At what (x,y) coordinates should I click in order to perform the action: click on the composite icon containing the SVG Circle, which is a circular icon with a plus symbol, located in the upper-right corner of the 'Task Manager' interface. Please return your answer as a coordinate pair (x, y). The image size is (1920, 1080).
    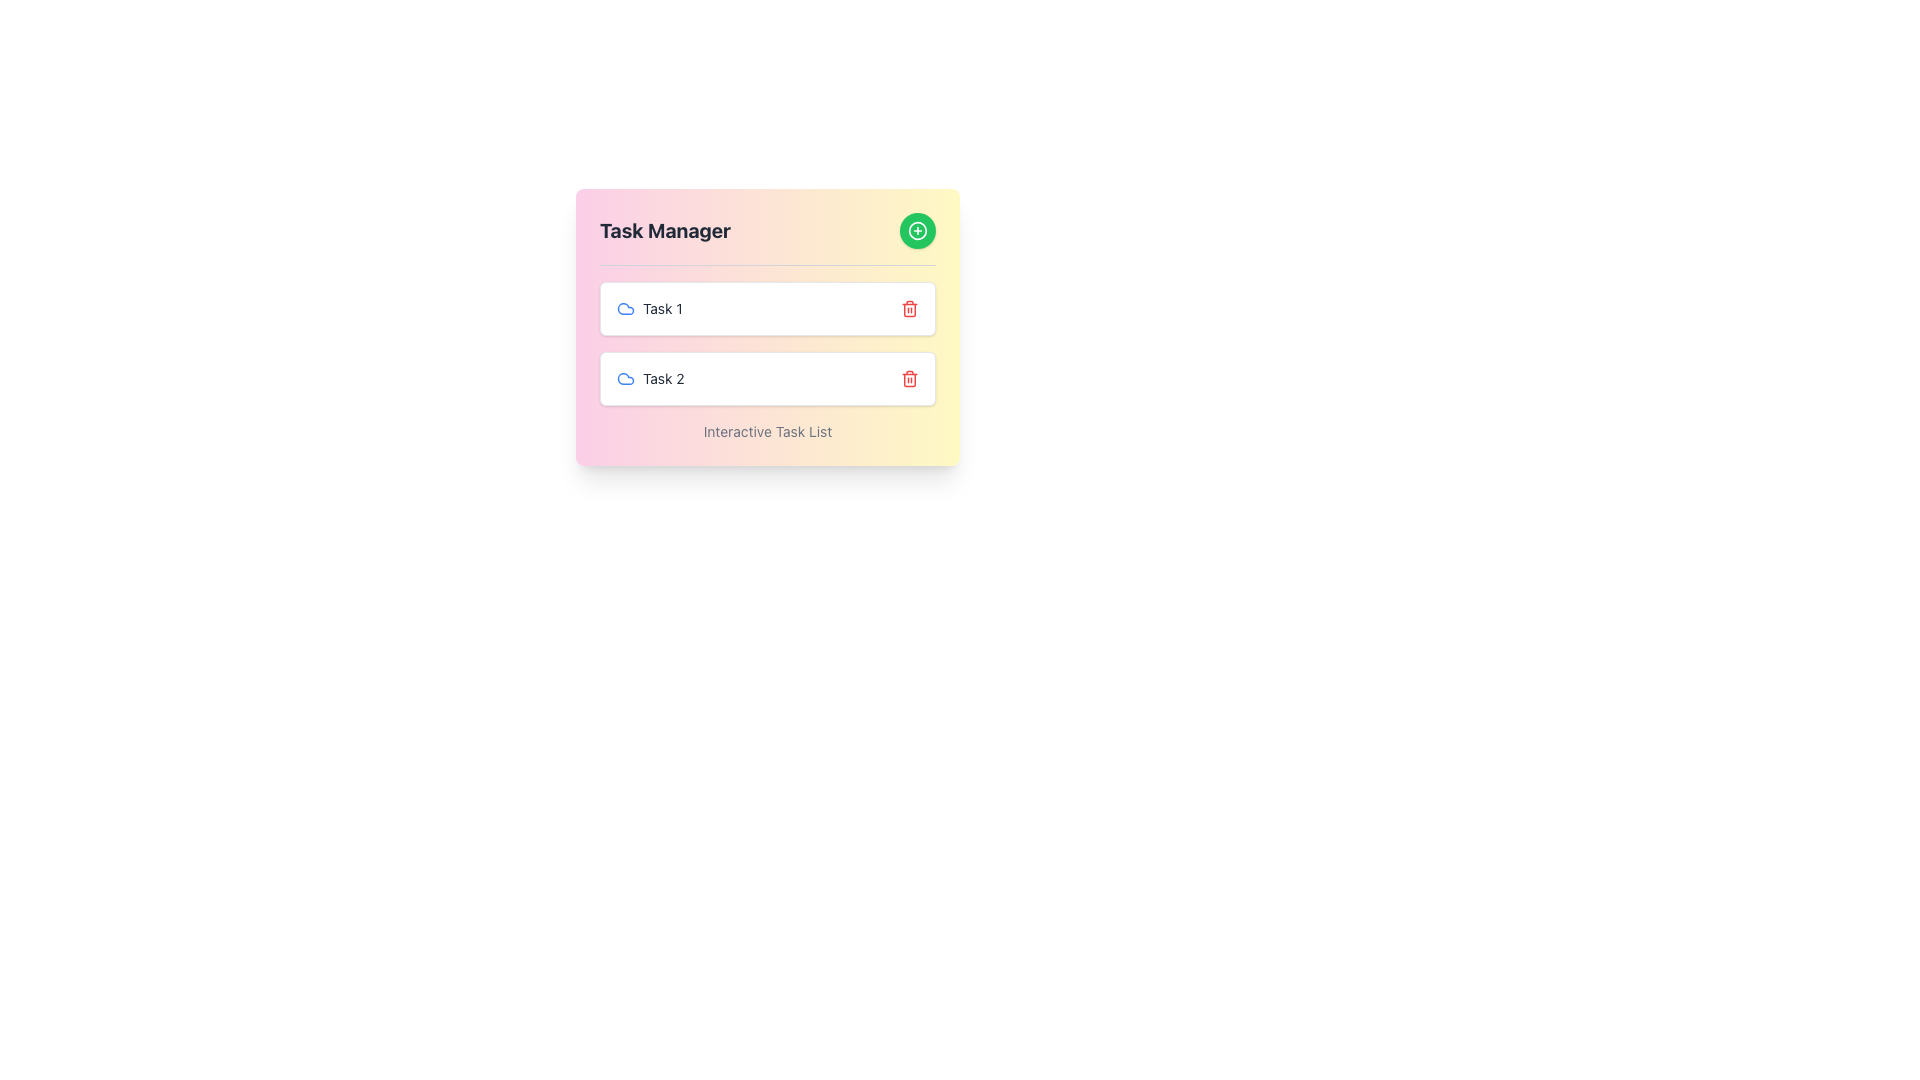
    Looking at the image, I should click on (916, 230).